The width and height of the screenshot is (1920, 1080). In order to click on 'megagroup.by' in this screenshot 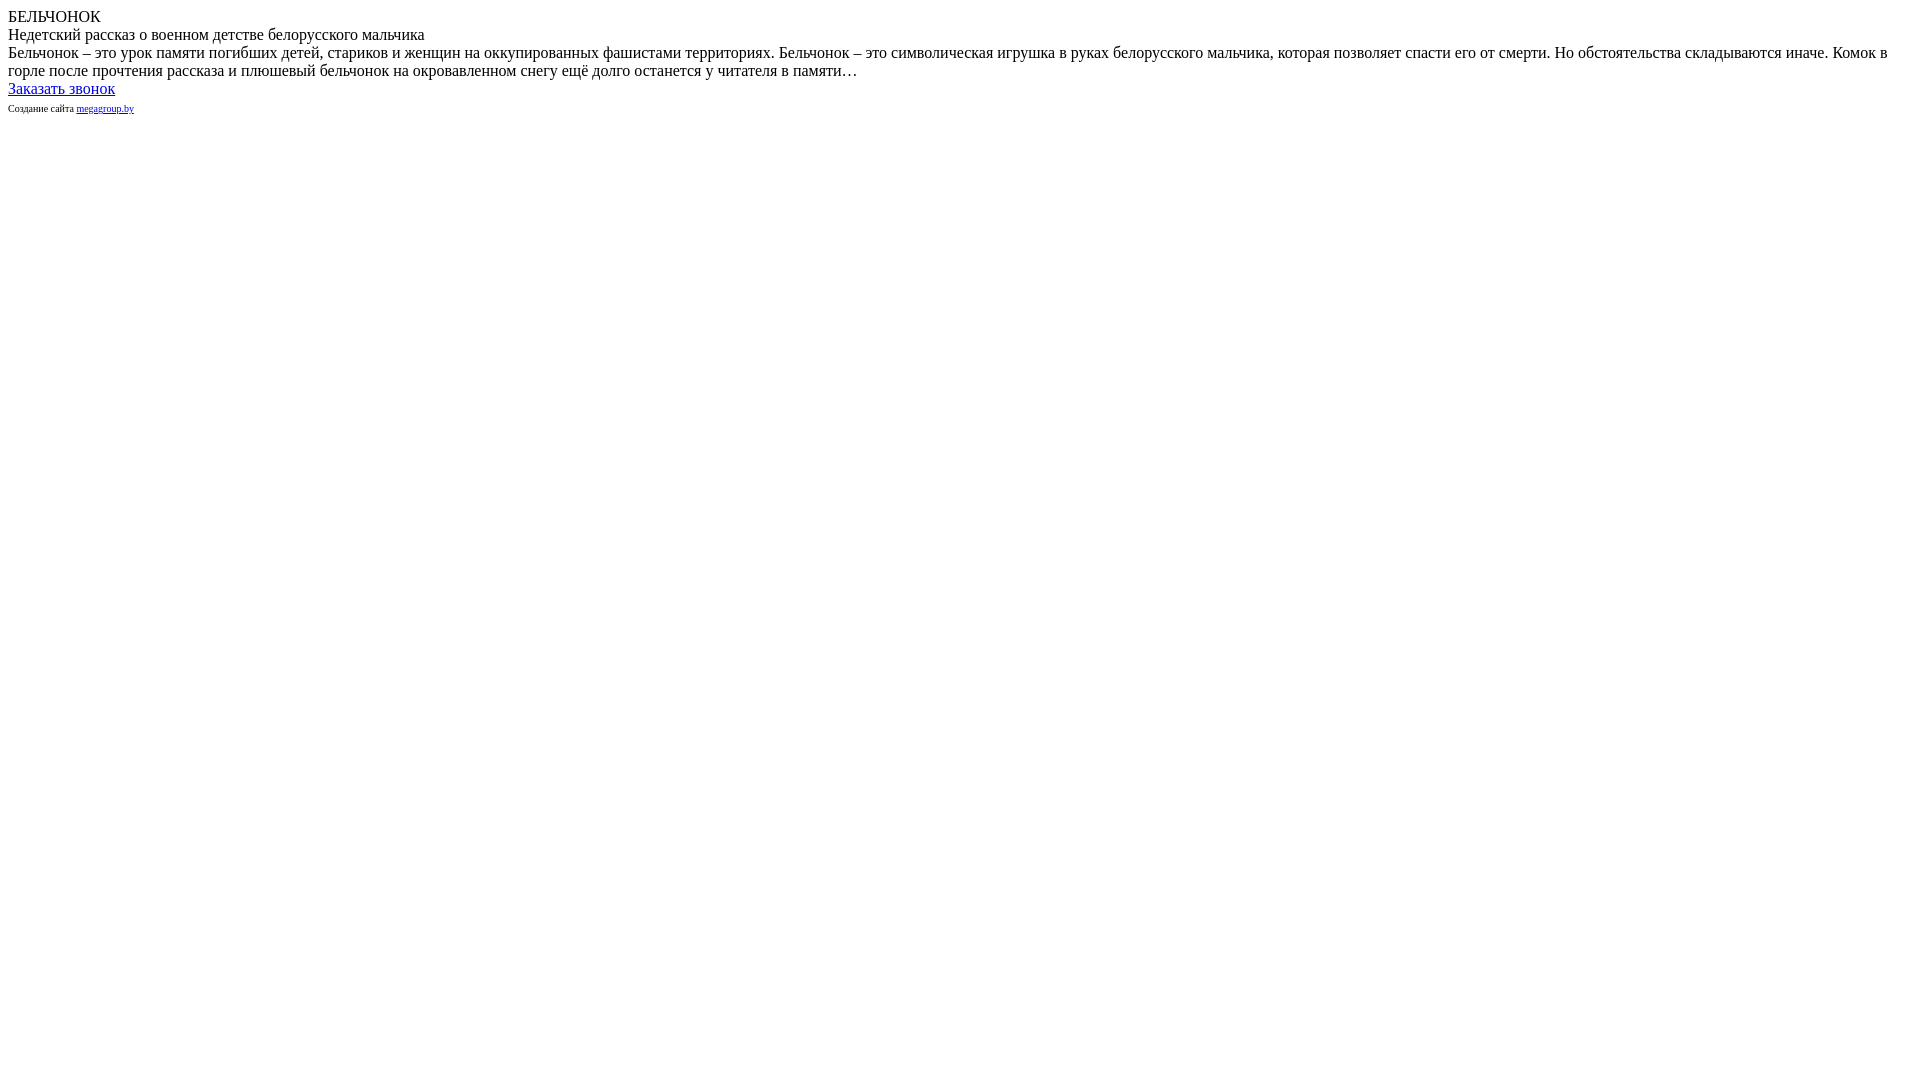, I will do `click(104, 108)`.